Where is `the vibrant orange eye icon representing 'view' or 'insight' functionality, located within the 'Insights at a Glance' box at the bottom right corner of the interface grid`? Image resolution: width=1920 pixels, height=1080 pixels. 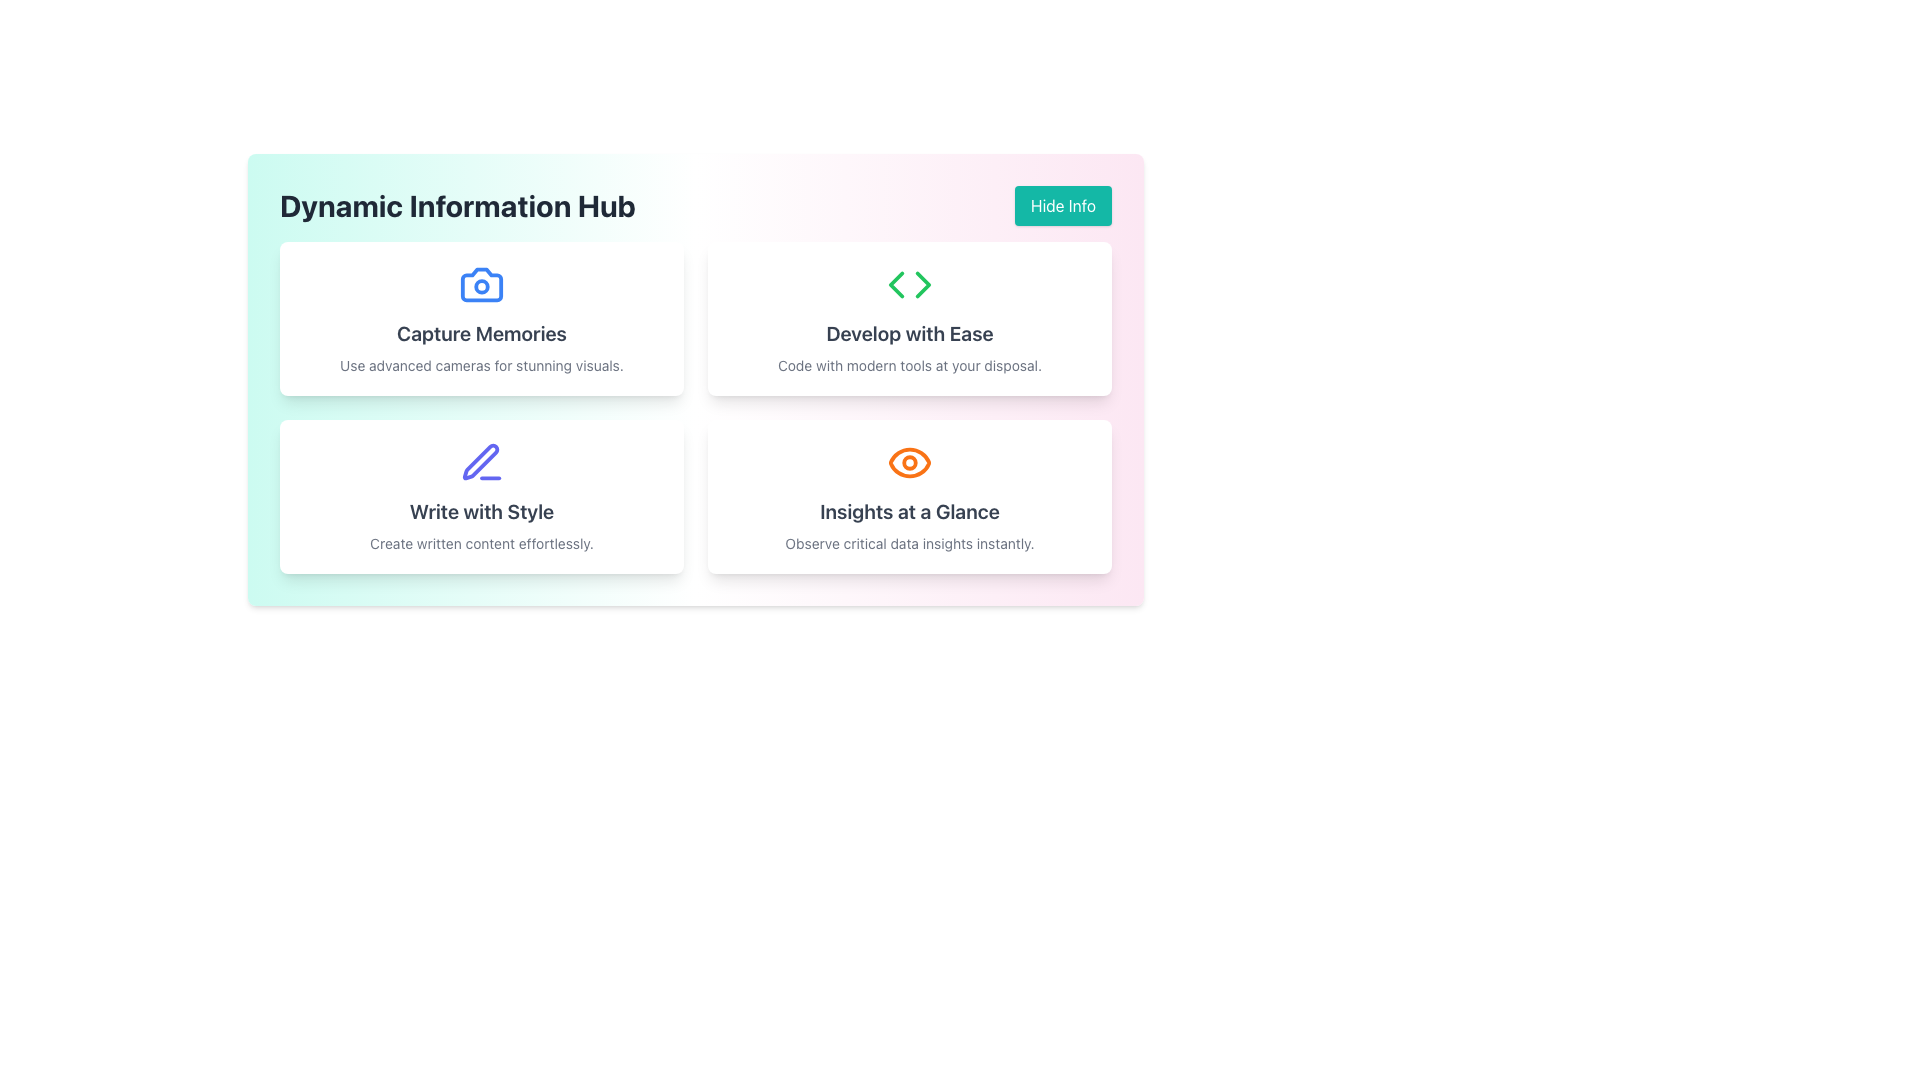 the vibrant orange eye icon representing 'view' or 'insight' functionality, located within the 'Insights at a Glance' box at the bottom right corner of the interface grid is located at coordinates (909, 462).